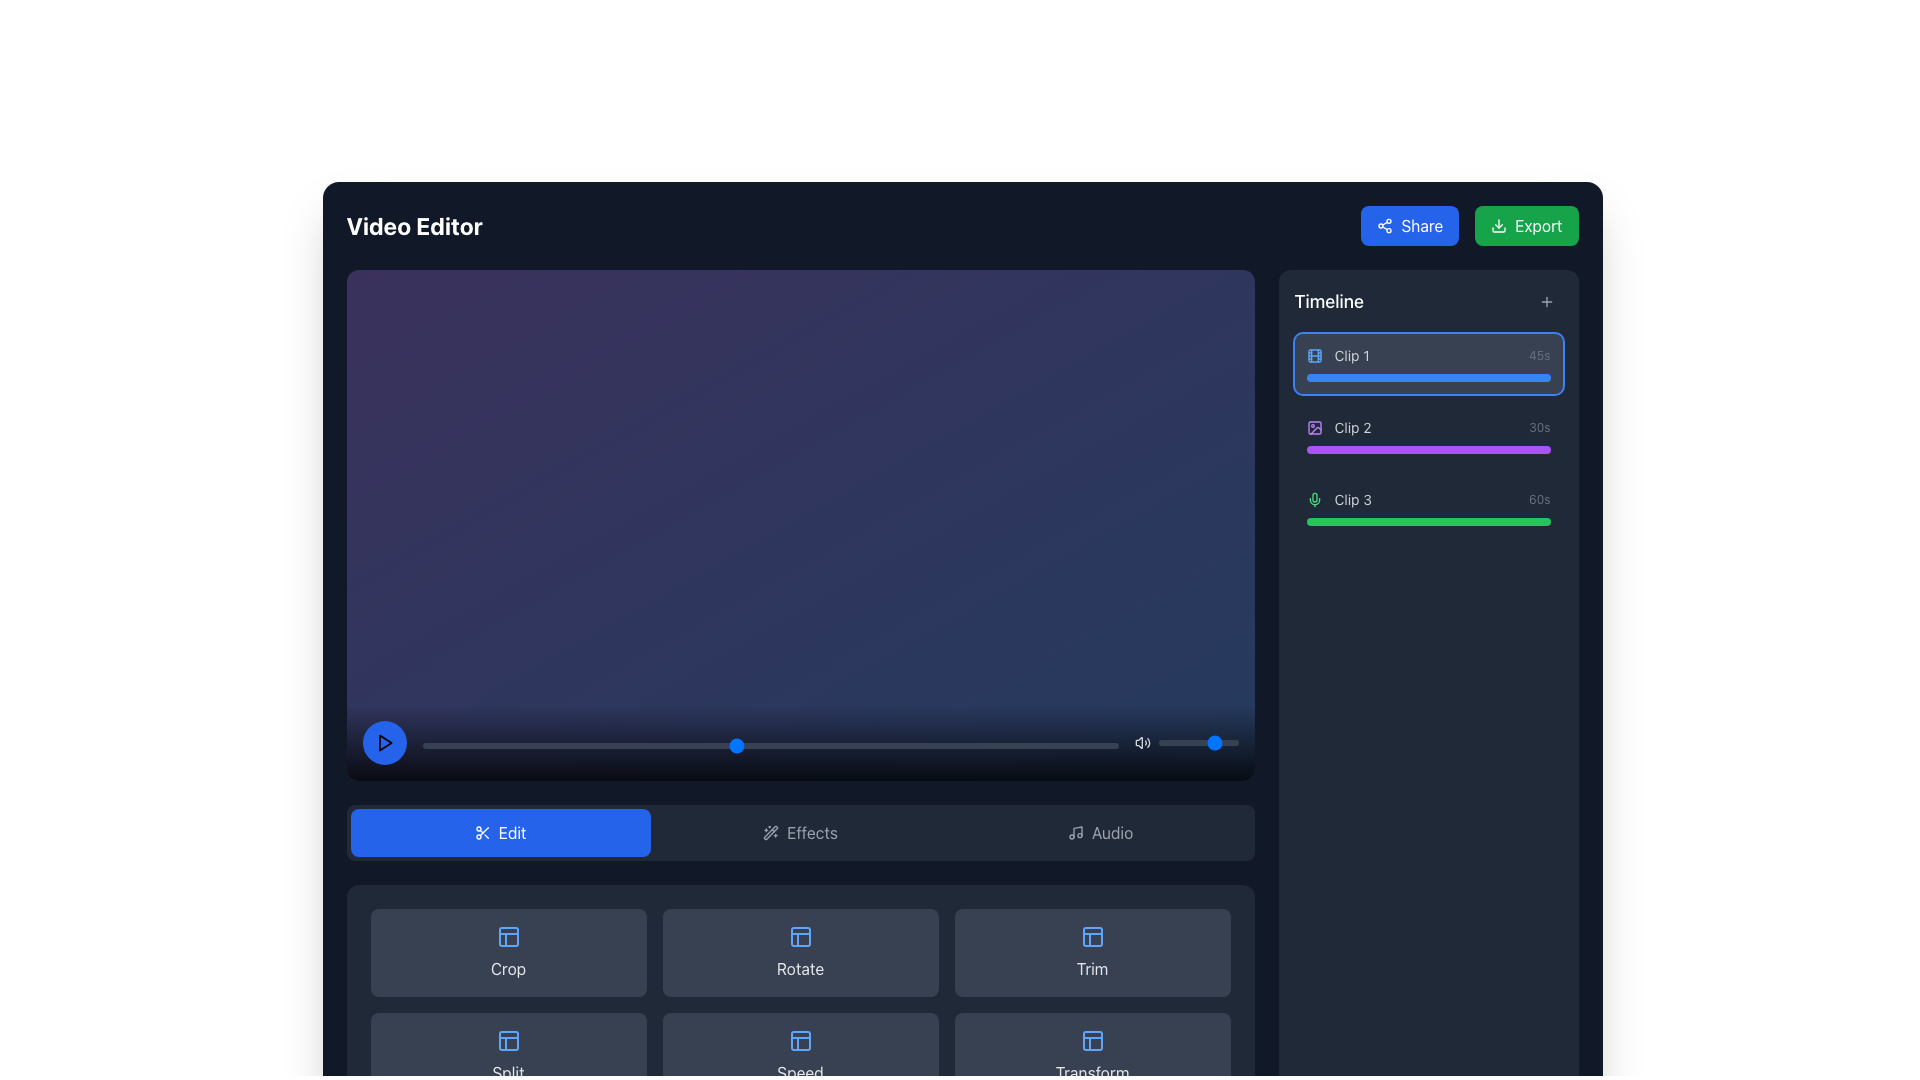 Image resolution: width=1920 pixels, height=1080 pixels. I want to click on the 'Crop' button which is a blue-colored icon with text in a dark gray rounded rectangle located in the first column of the grid layout's top row, so click(508, 951).